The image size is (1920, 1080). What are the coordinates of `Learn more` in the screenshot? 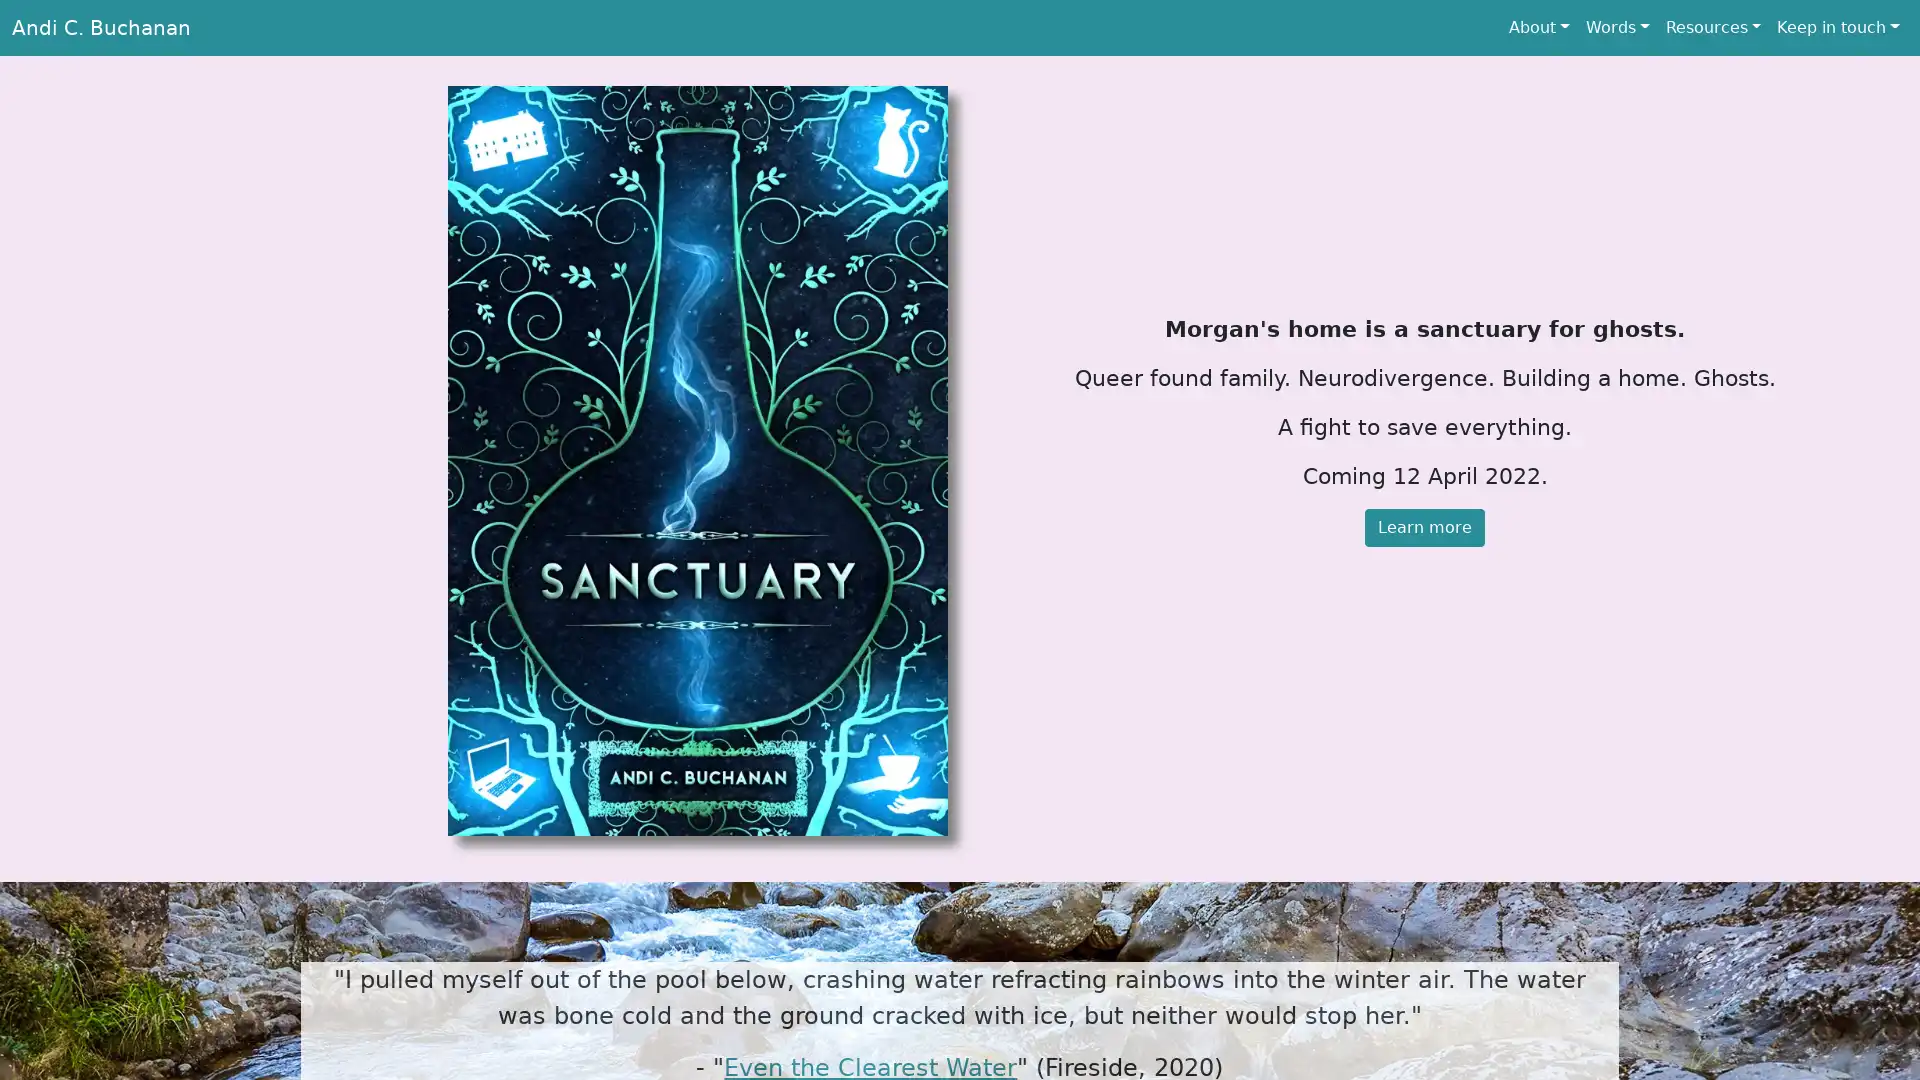 It's located at (1424, 526).